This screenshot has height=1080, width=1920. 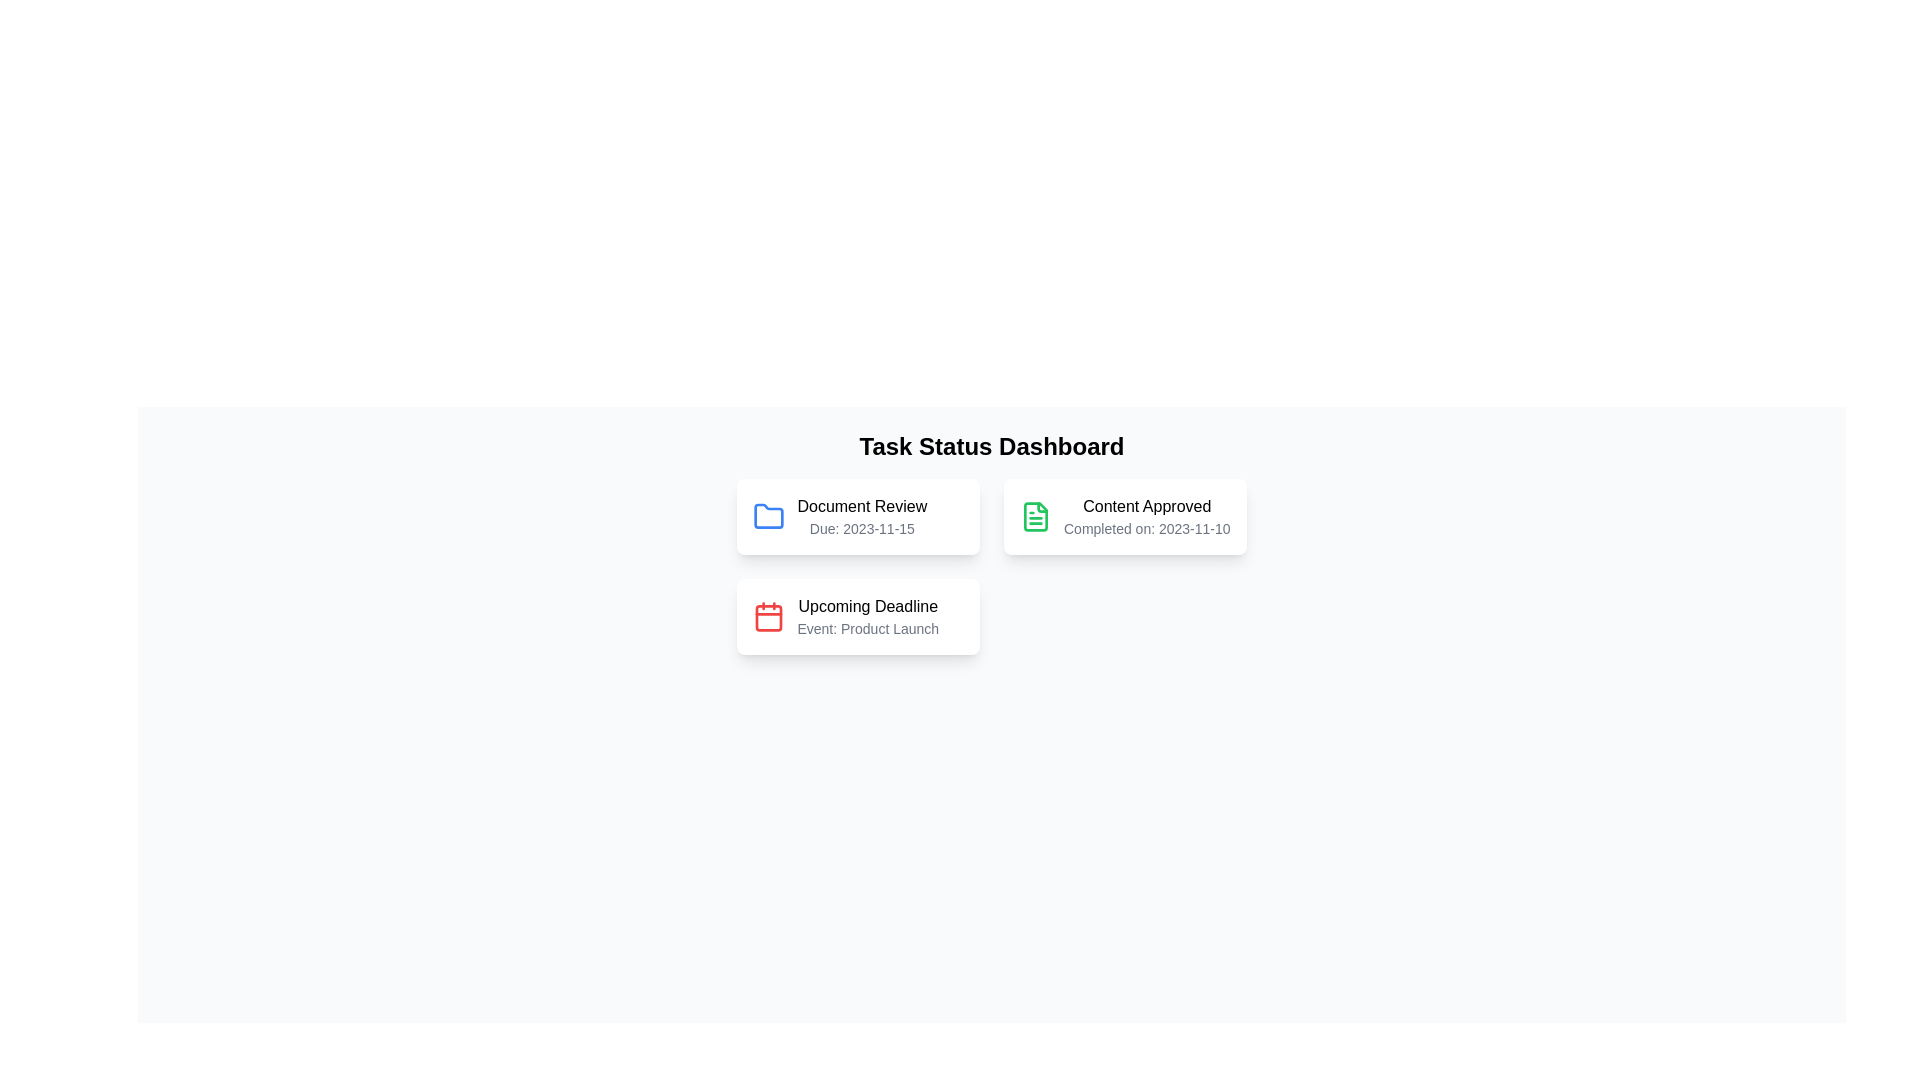 What do you see at coordinates (868, 627) in the screenshot?
I see `the text label that provides additional information about the 'Upcoming Deadline' in the card layout, located below the 'Upcoming Deadline' text in the bottom-left section of the grid` at bounding box center [868, 627].